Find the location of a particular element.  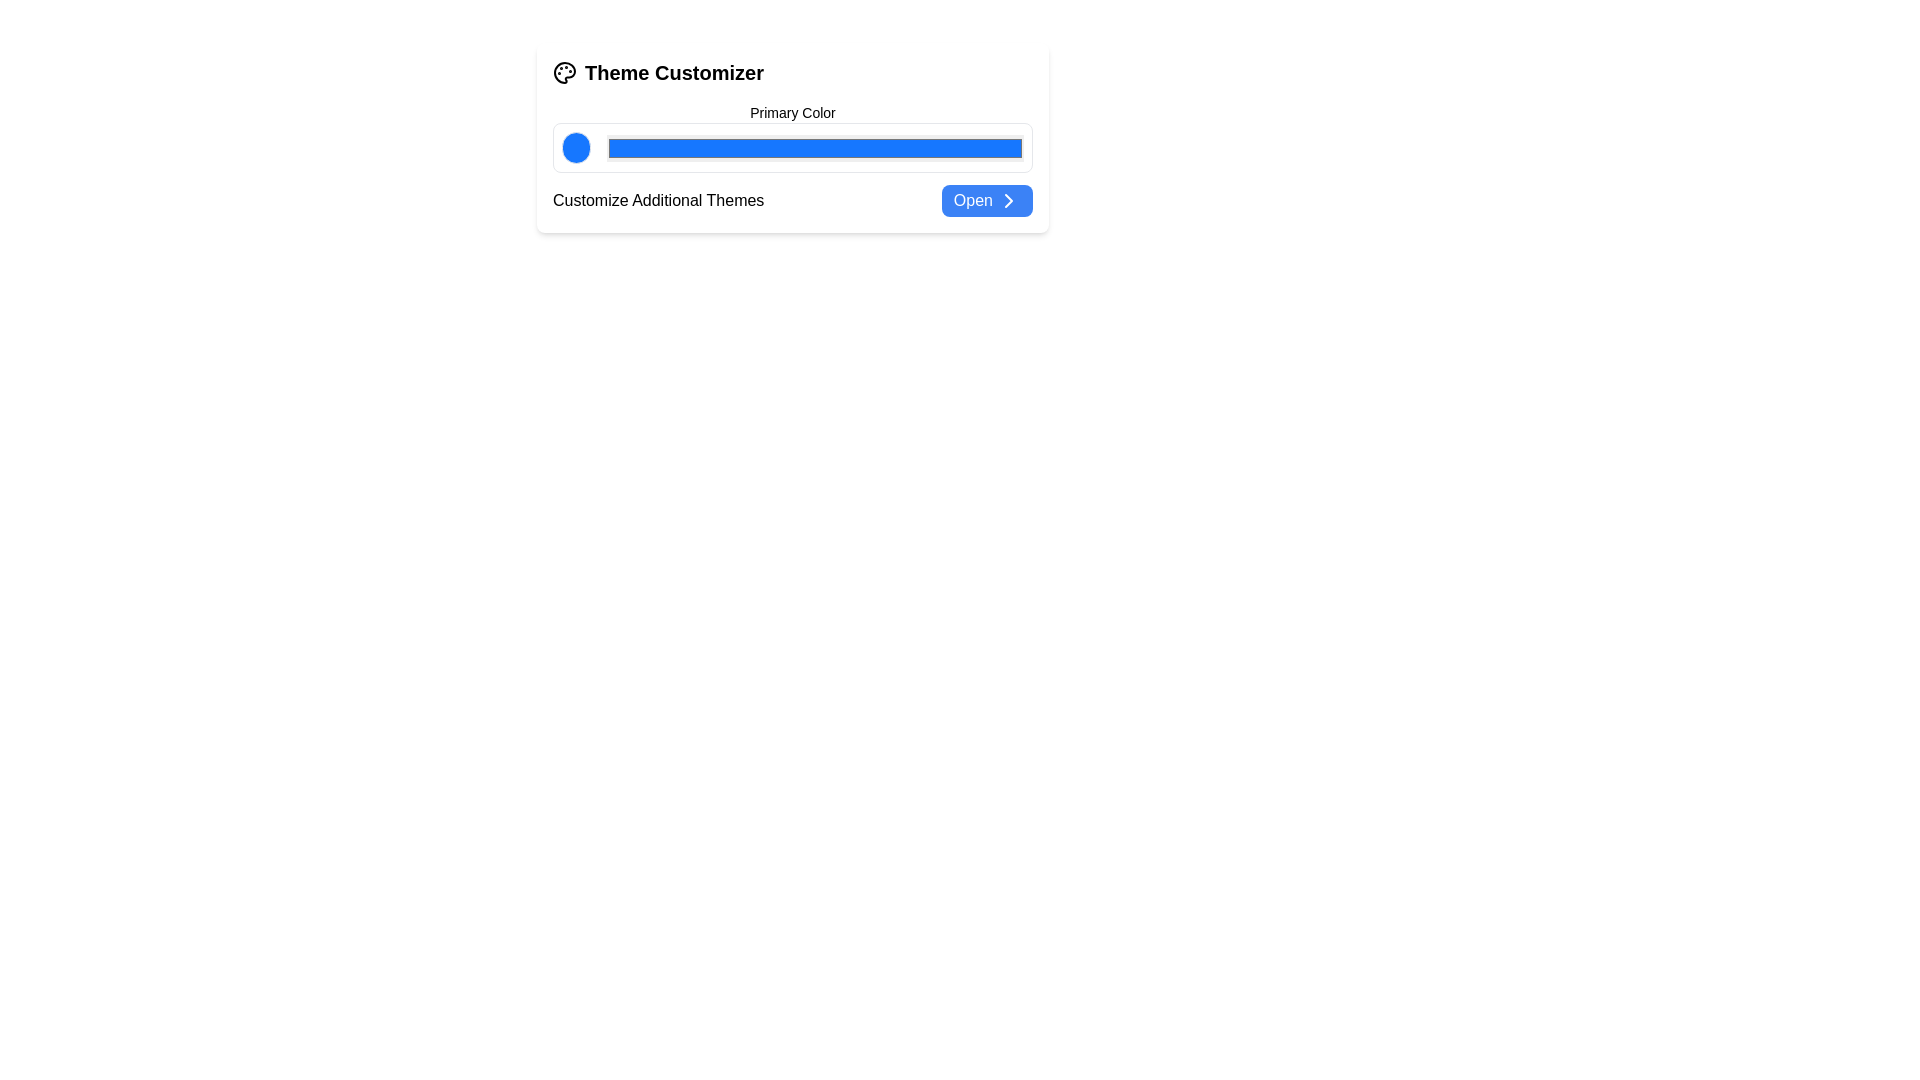

description of the Text Label that serves as a descriptor for the color picker interface, located at the top and horizontally centered above the color picker is located at coordinates (791, 112).